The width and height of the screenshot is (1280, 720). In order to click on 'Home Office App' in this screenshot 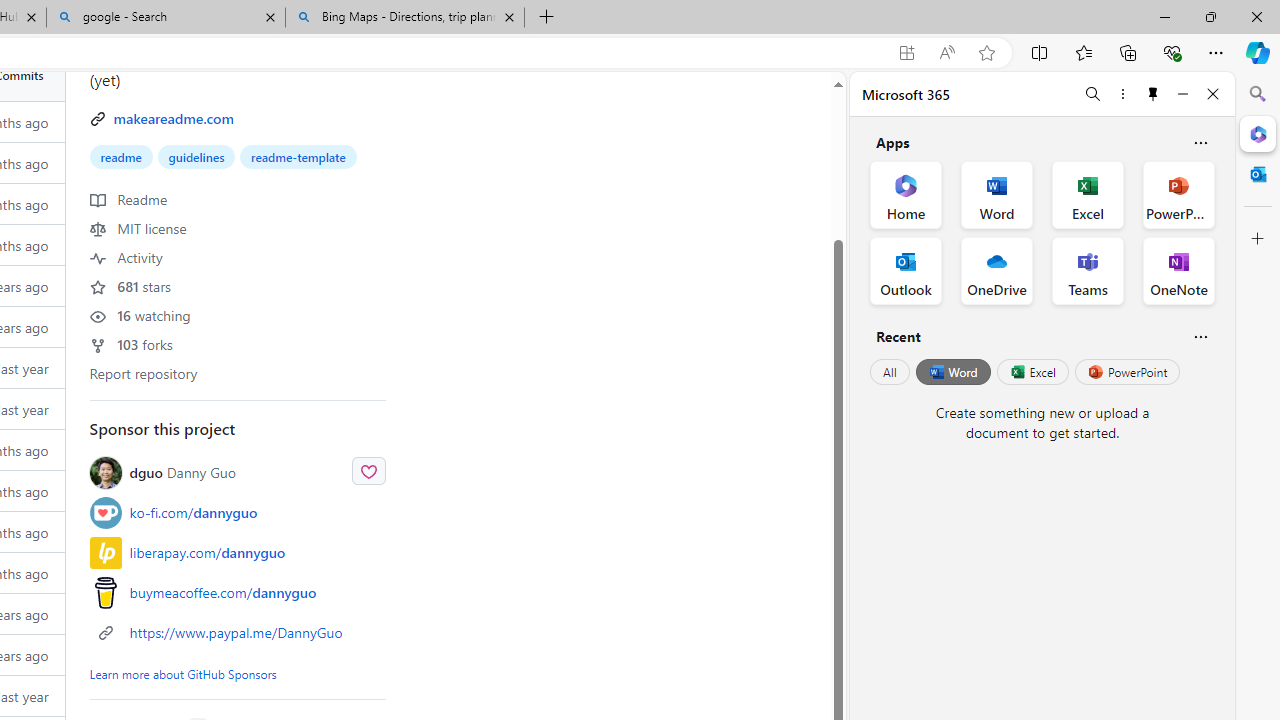, I will do `click(905, 195)`.